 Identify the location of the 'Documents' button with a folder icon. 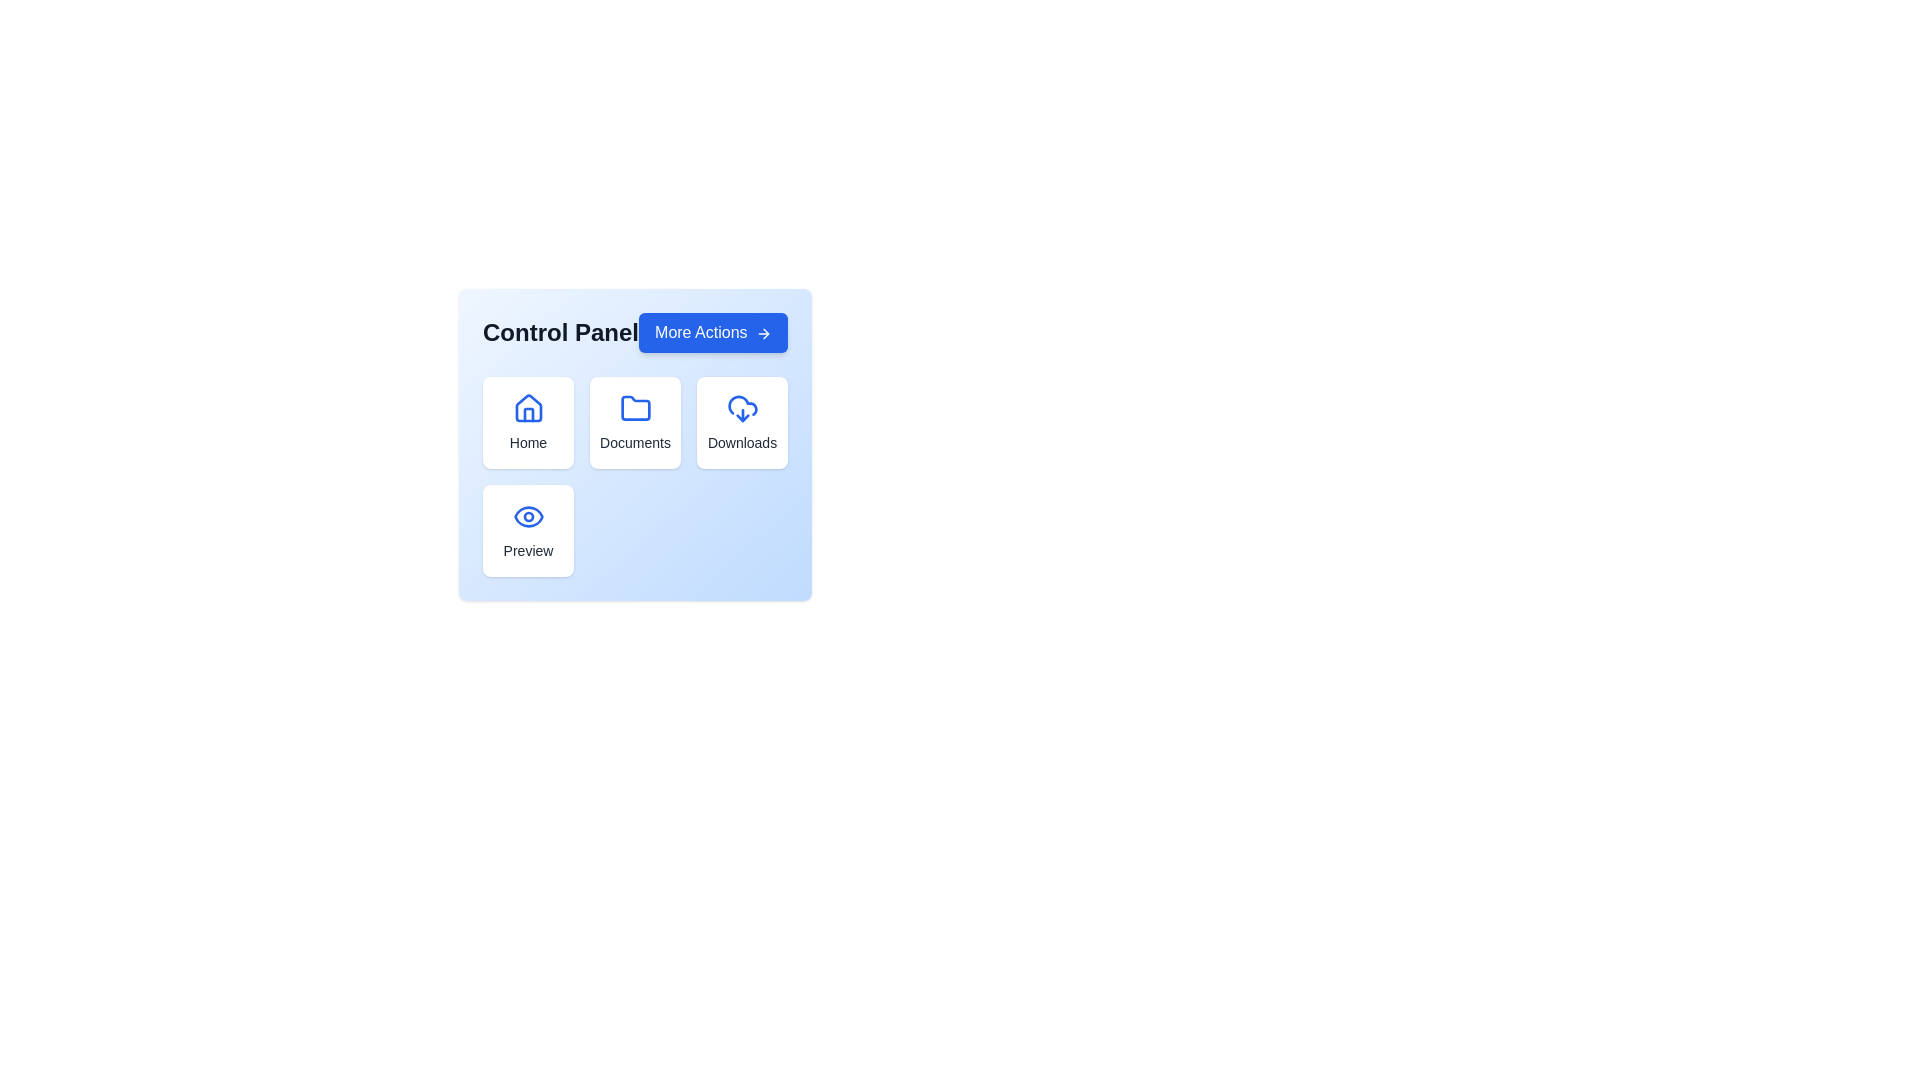
(634, 422).